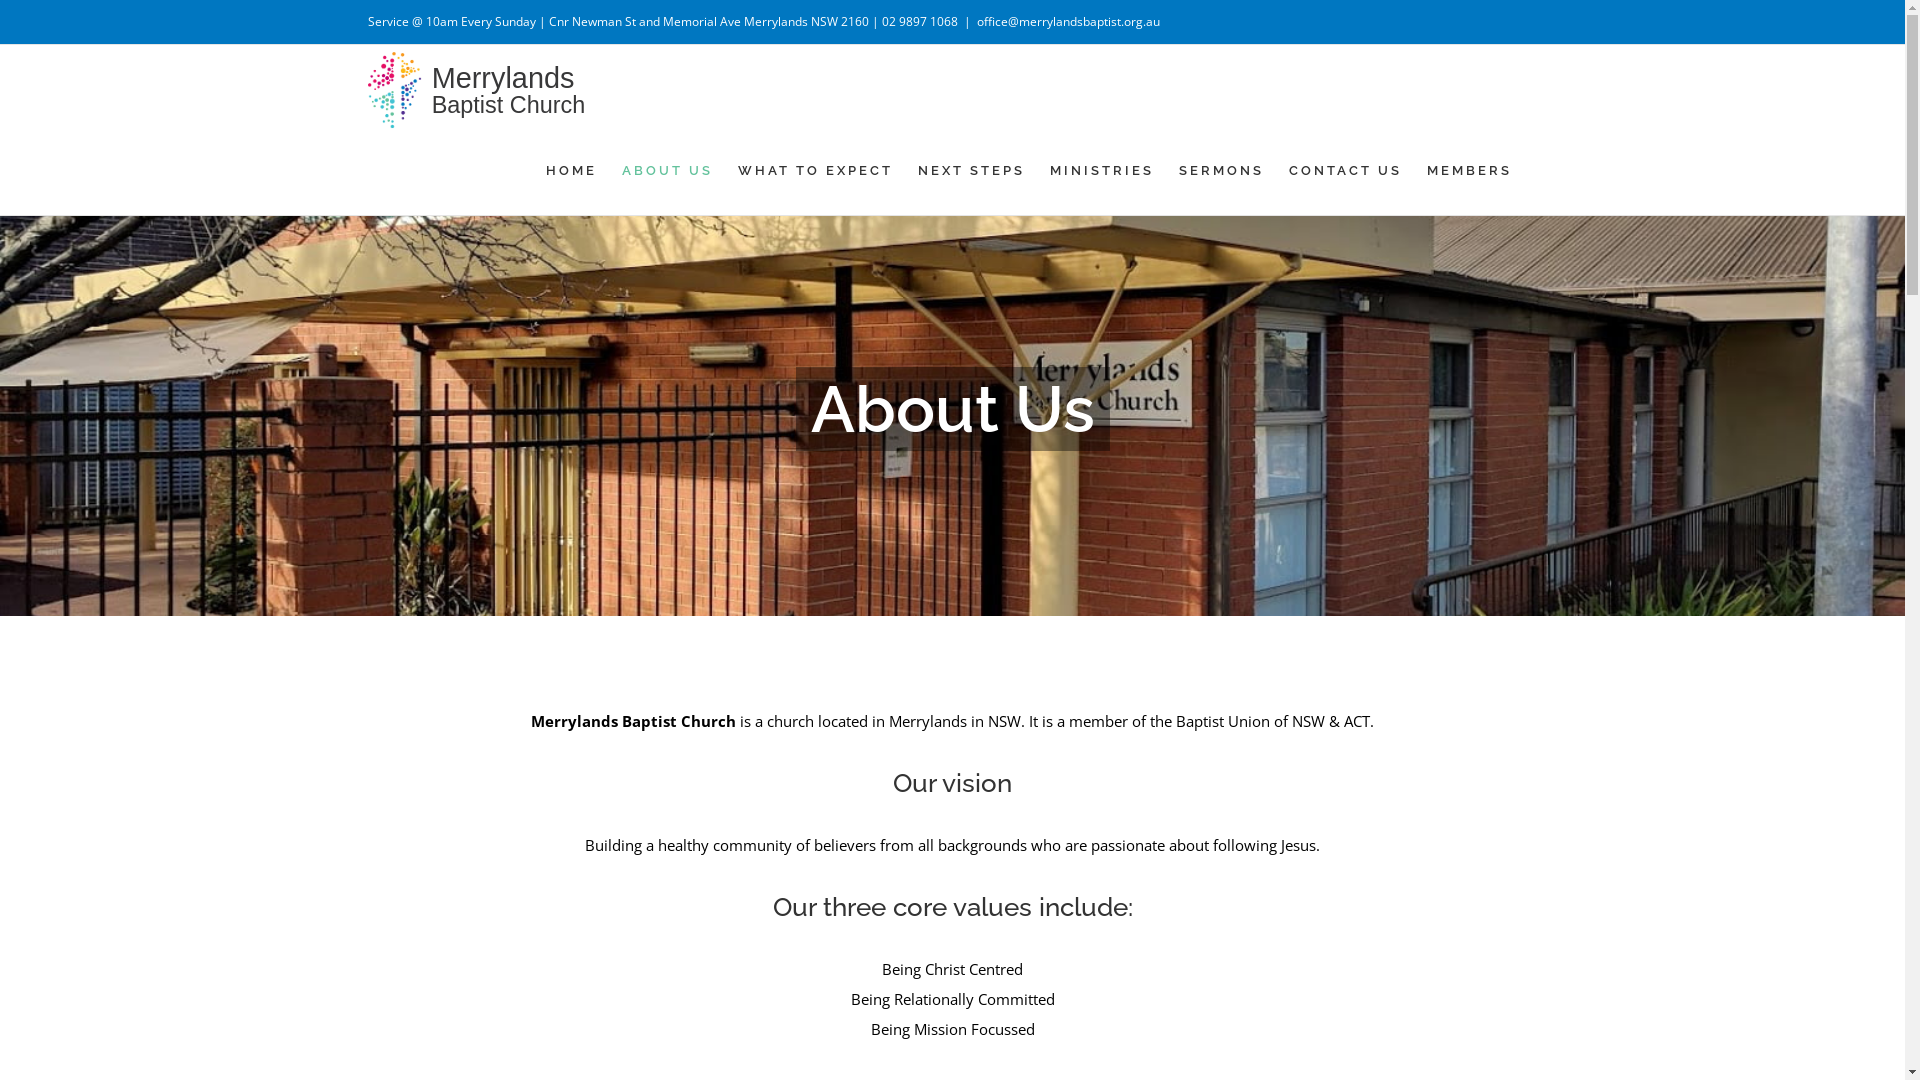  I want to click on 'HOME', so click(546, 168).